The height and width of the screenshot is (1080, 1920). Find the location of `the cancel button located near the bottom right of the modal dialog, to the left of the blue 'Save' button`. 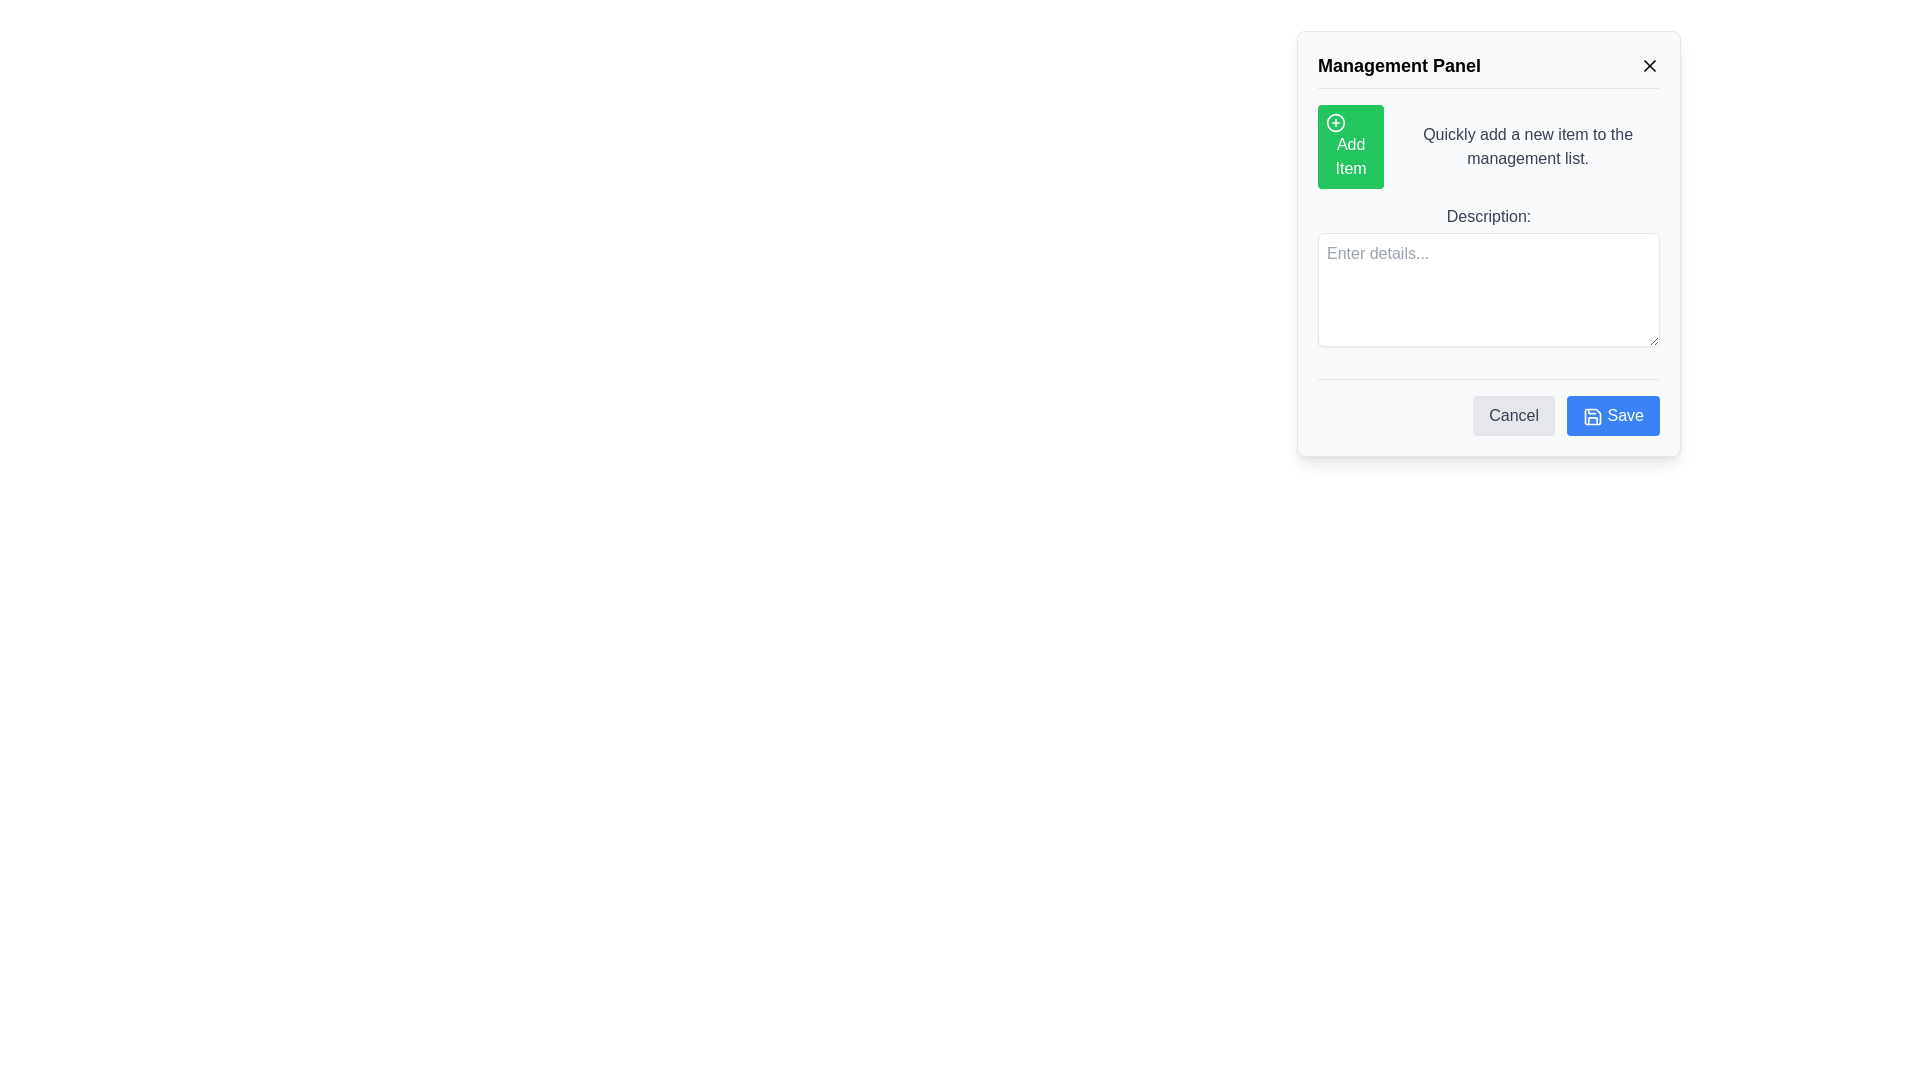

the cancel button located near the bottom right of the modal dialog, to the left of the blue 'Save' button is located at coordinates (1514, 415).